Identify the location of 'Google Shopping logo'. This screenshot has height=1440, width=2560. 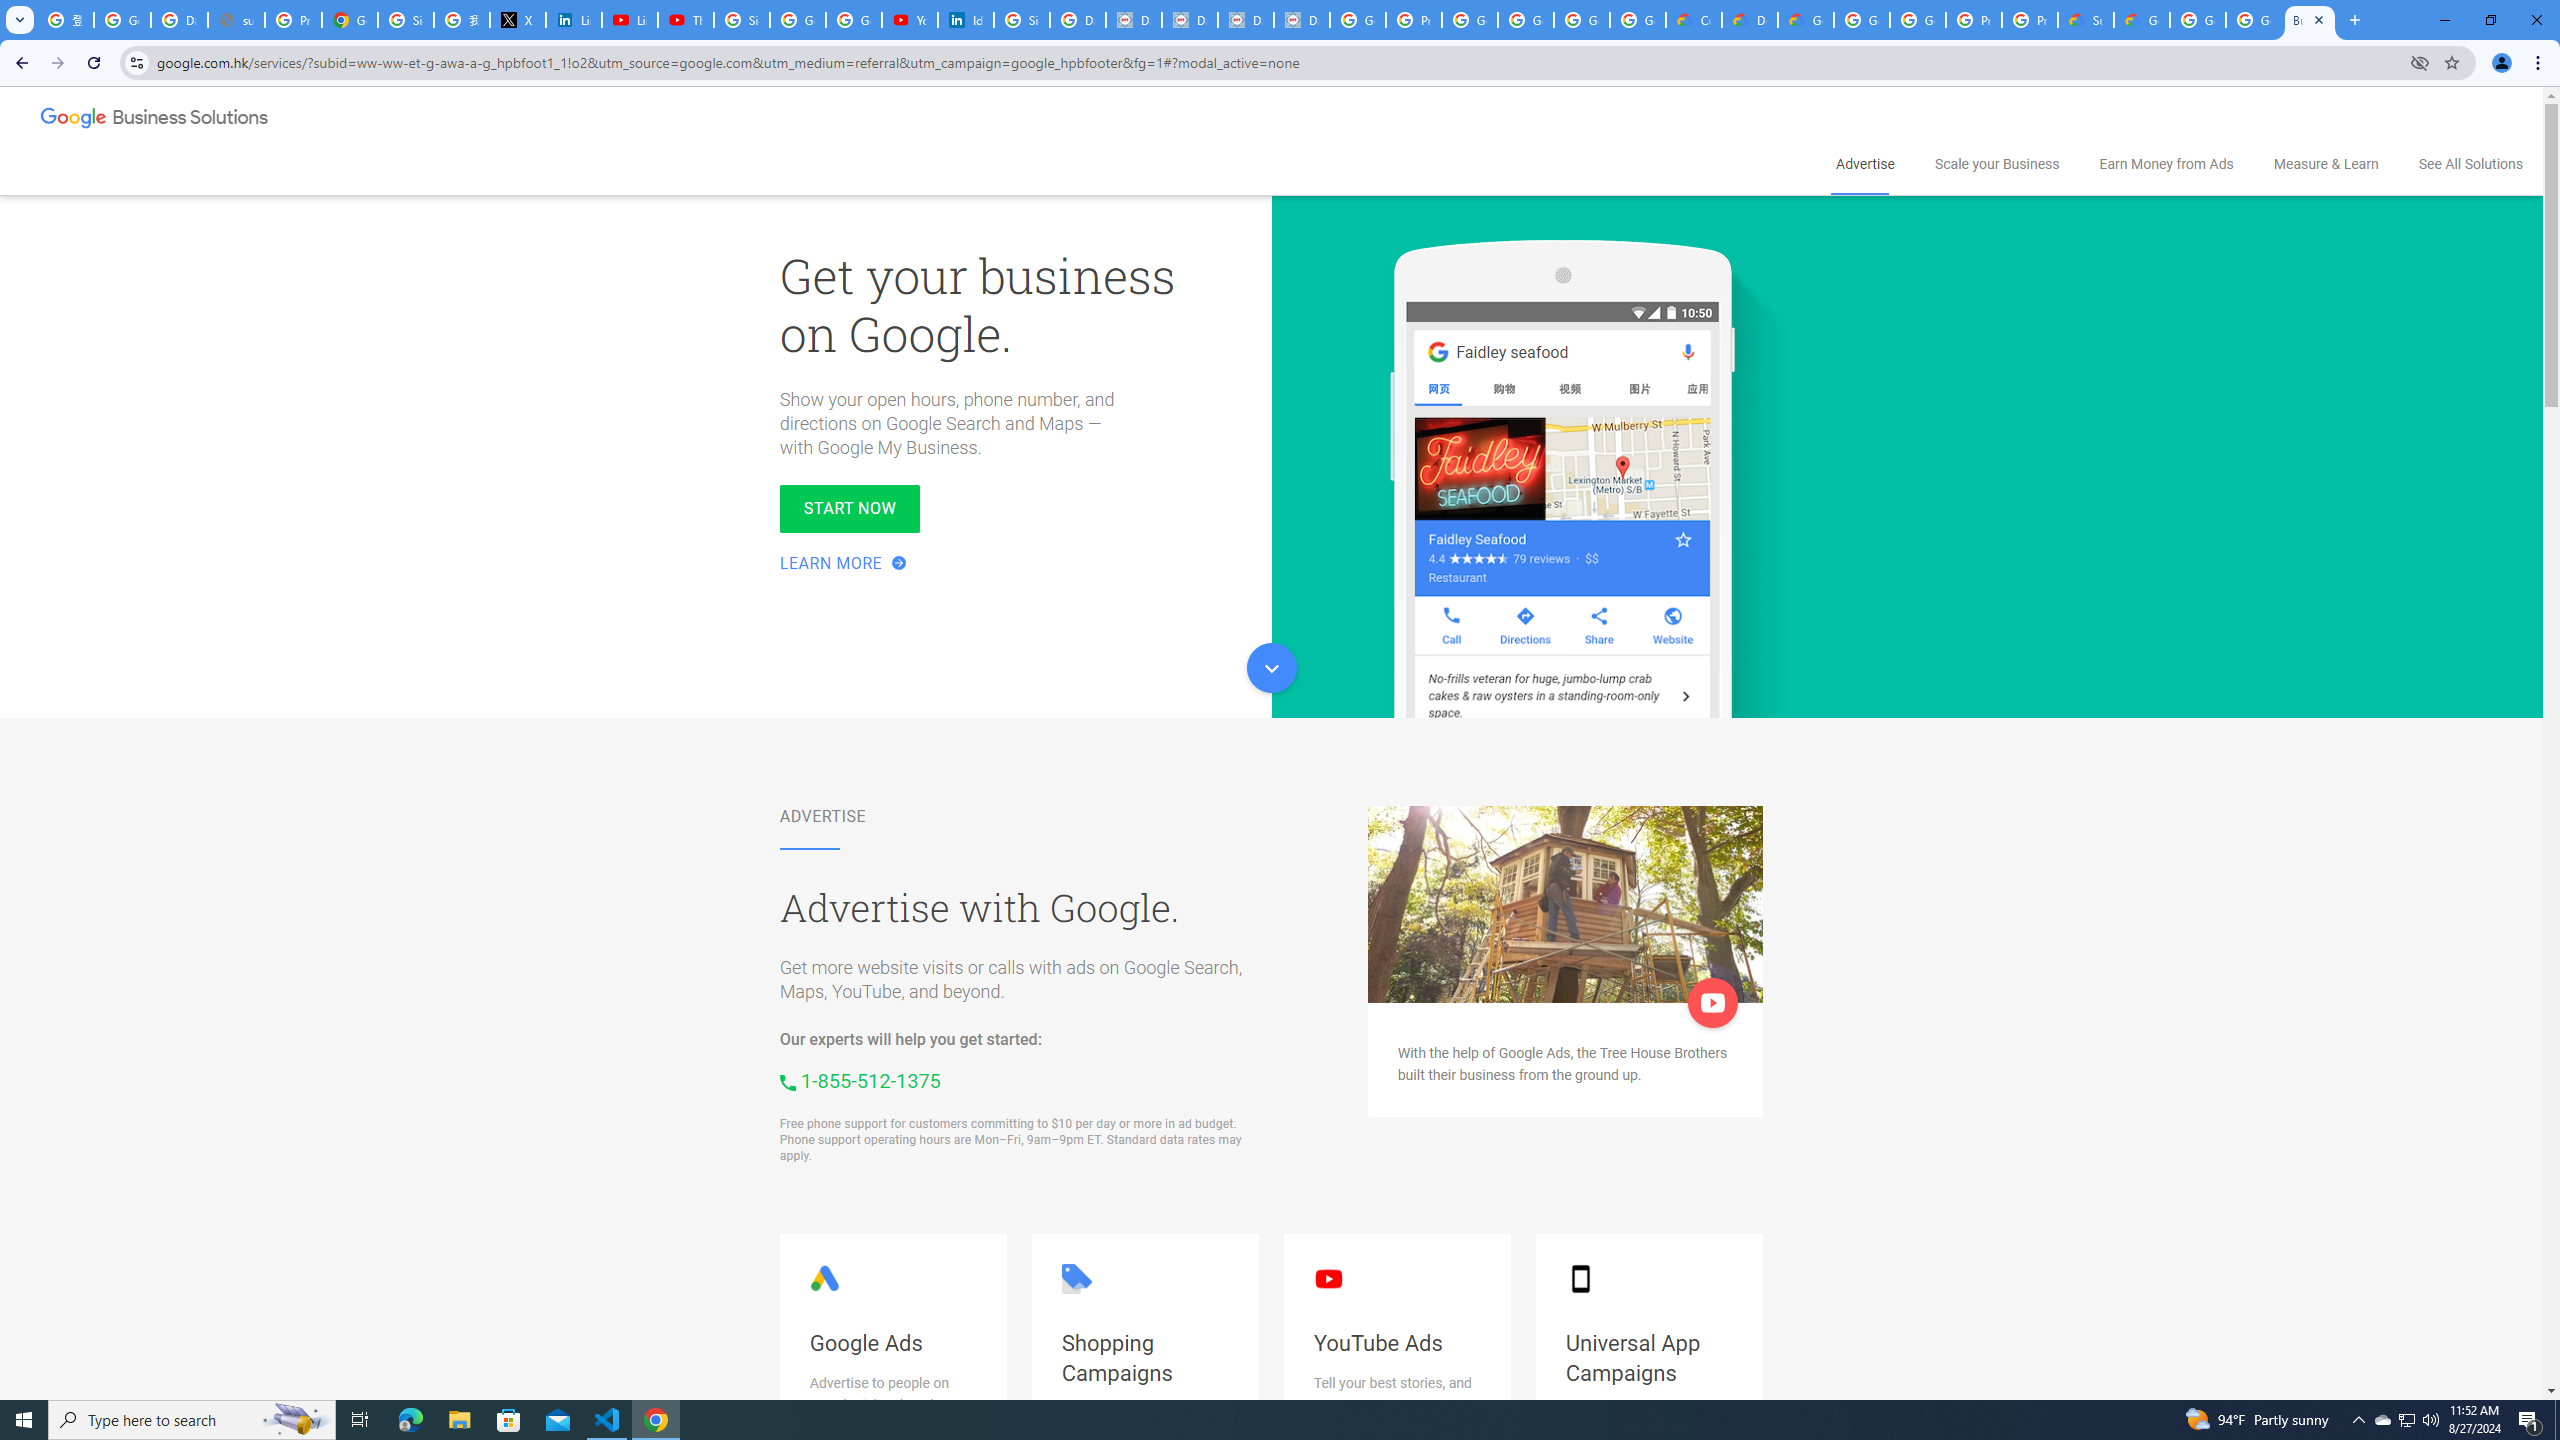
(1076, 1279).